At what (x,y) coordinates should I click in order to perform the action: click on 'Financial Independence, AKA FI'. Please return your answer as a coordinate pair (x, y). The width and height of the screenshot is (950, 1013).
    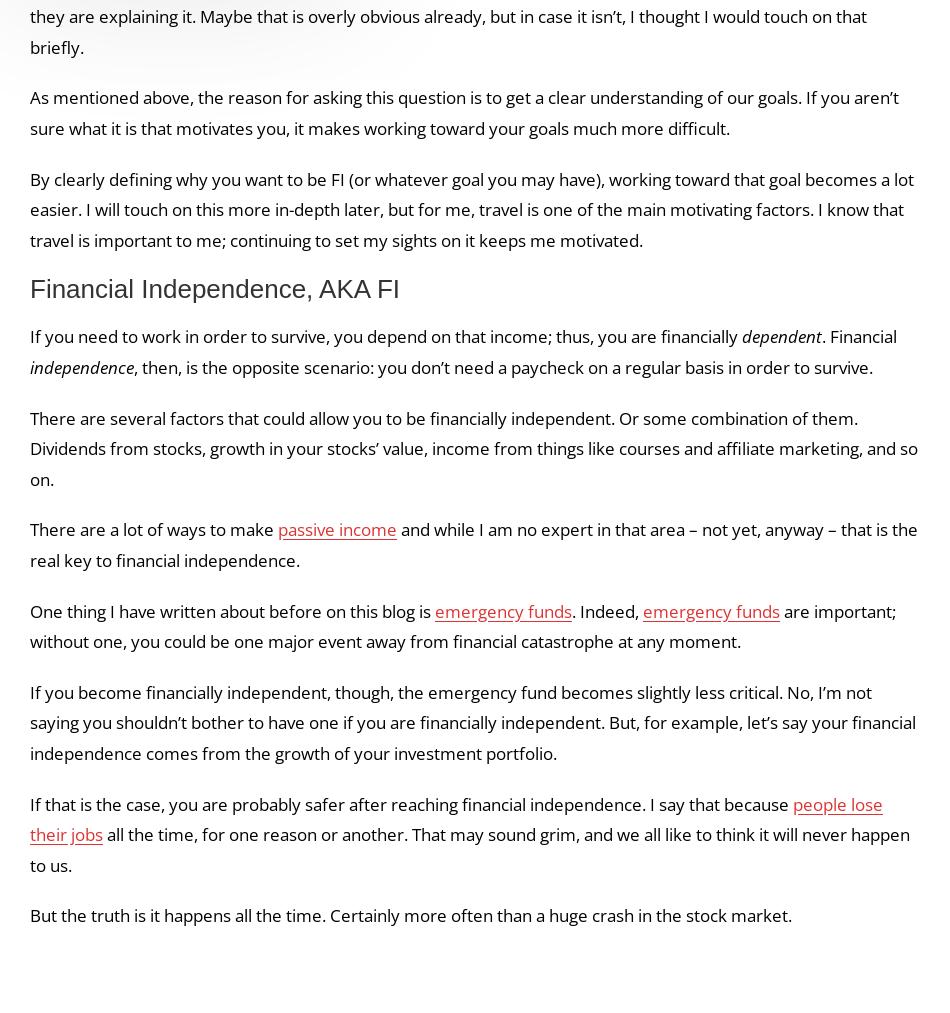
    Looking at the image, I should click on (214, 288).